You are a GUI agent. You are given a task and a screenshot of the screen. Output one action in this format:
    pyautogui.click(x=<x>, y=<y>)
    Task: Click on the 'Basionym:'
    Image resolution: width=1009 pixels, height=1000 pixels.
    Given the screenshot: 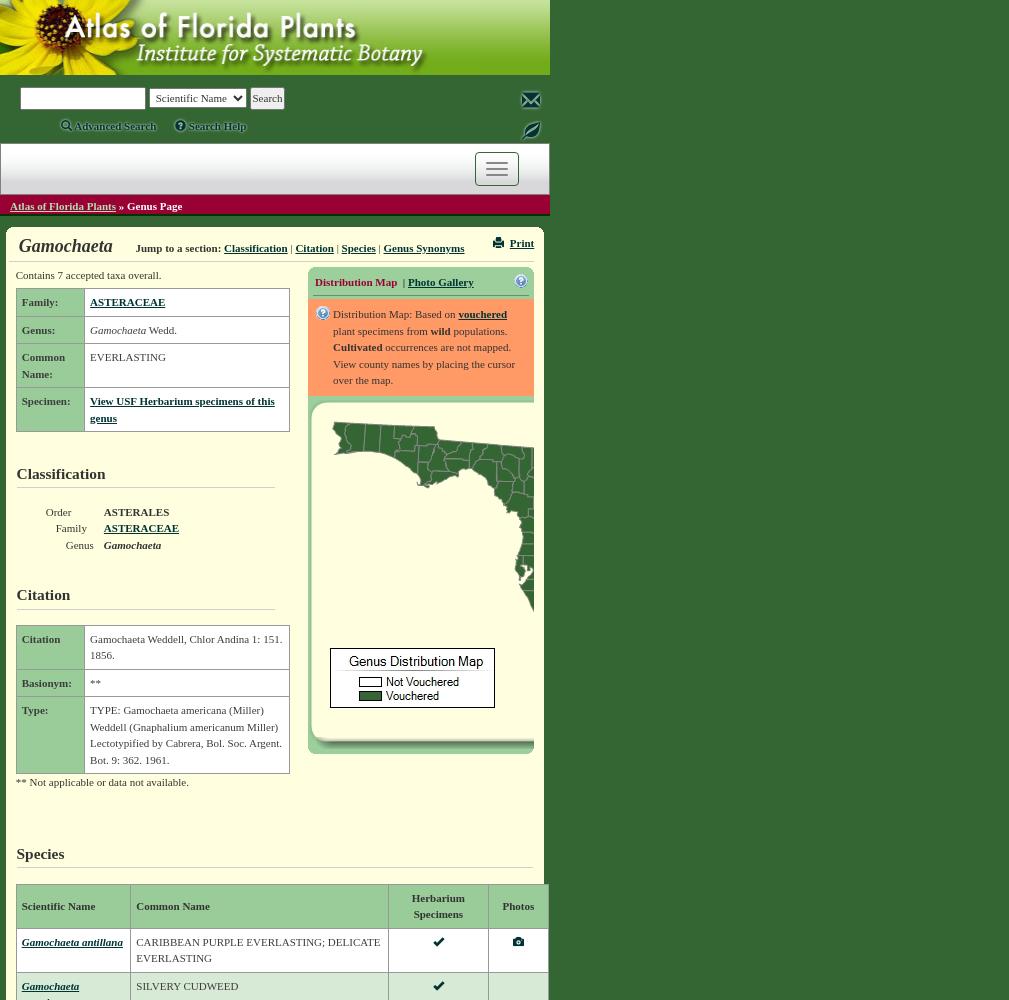 What is the action you would take?
    pyautogui.click(x=45, y=682)
    